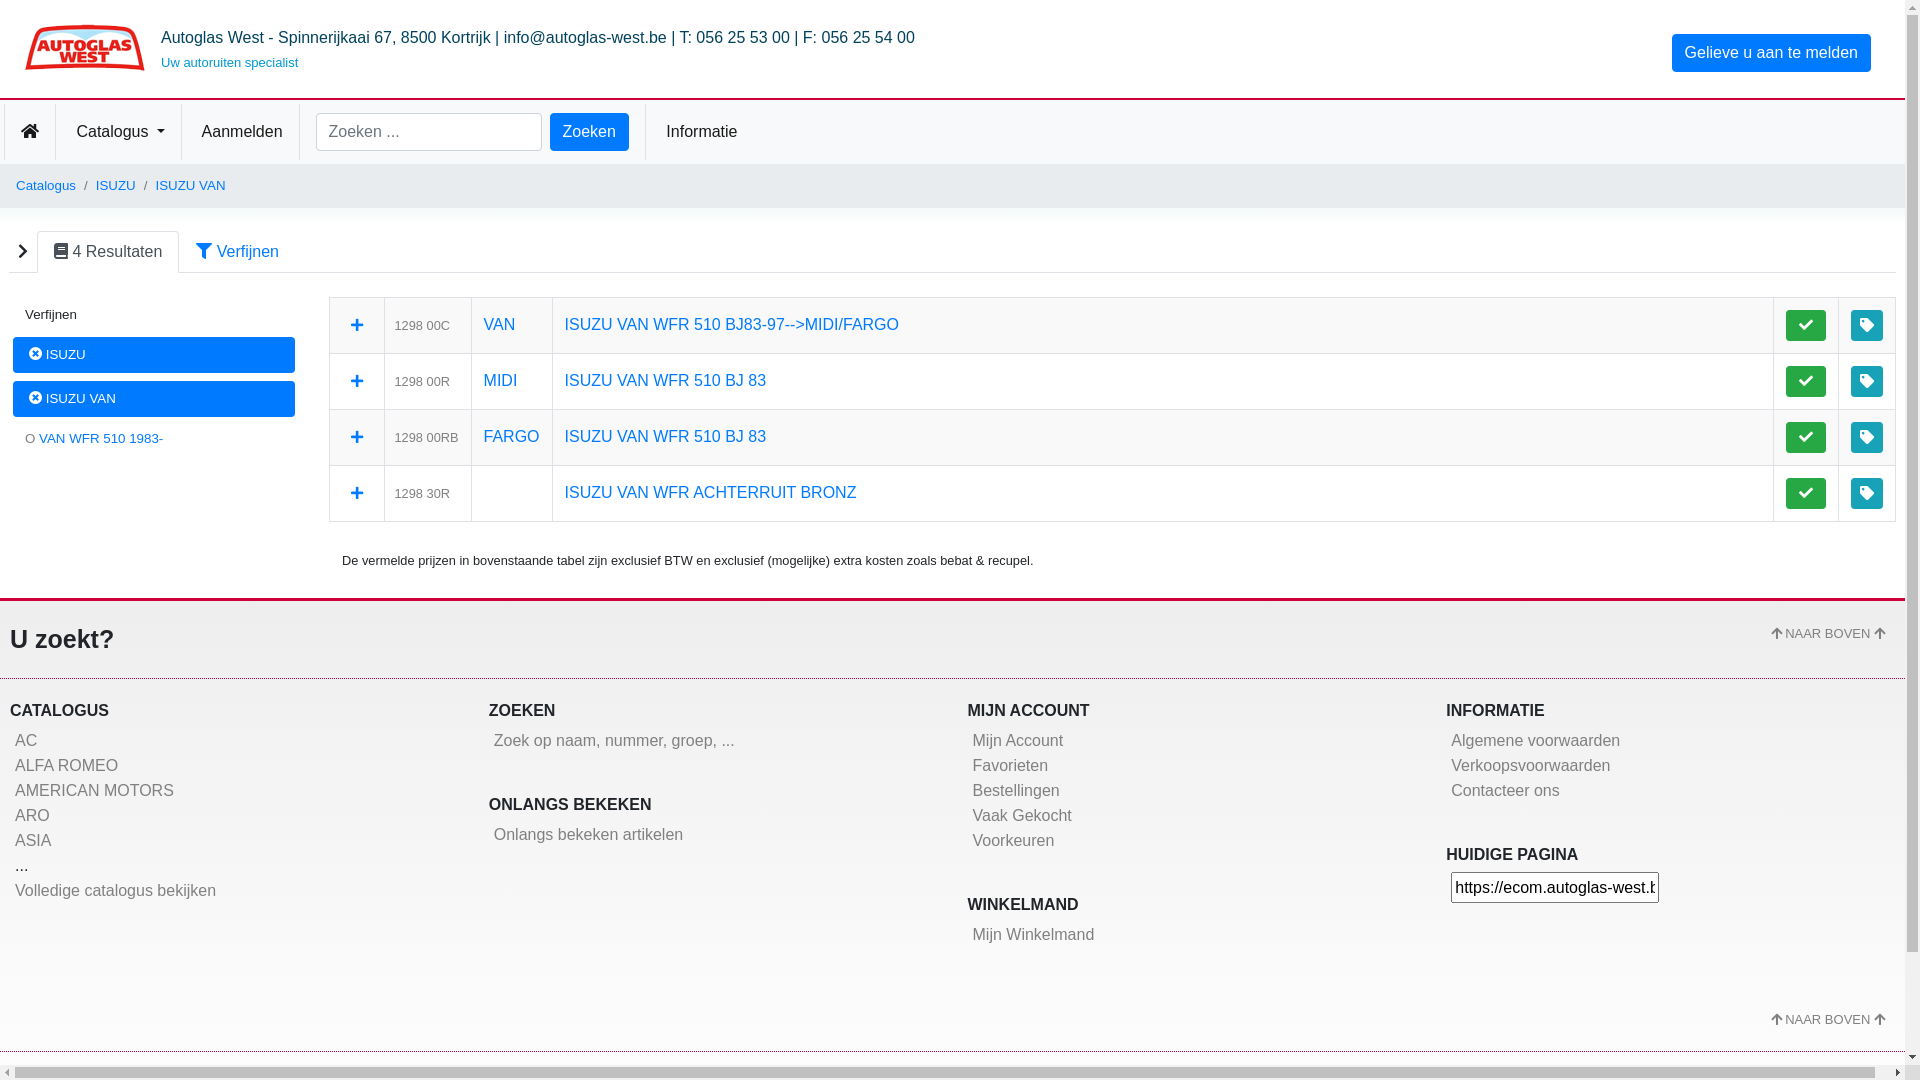  I want to click on 'Mijn Winkelmand', so click(1032, 934).